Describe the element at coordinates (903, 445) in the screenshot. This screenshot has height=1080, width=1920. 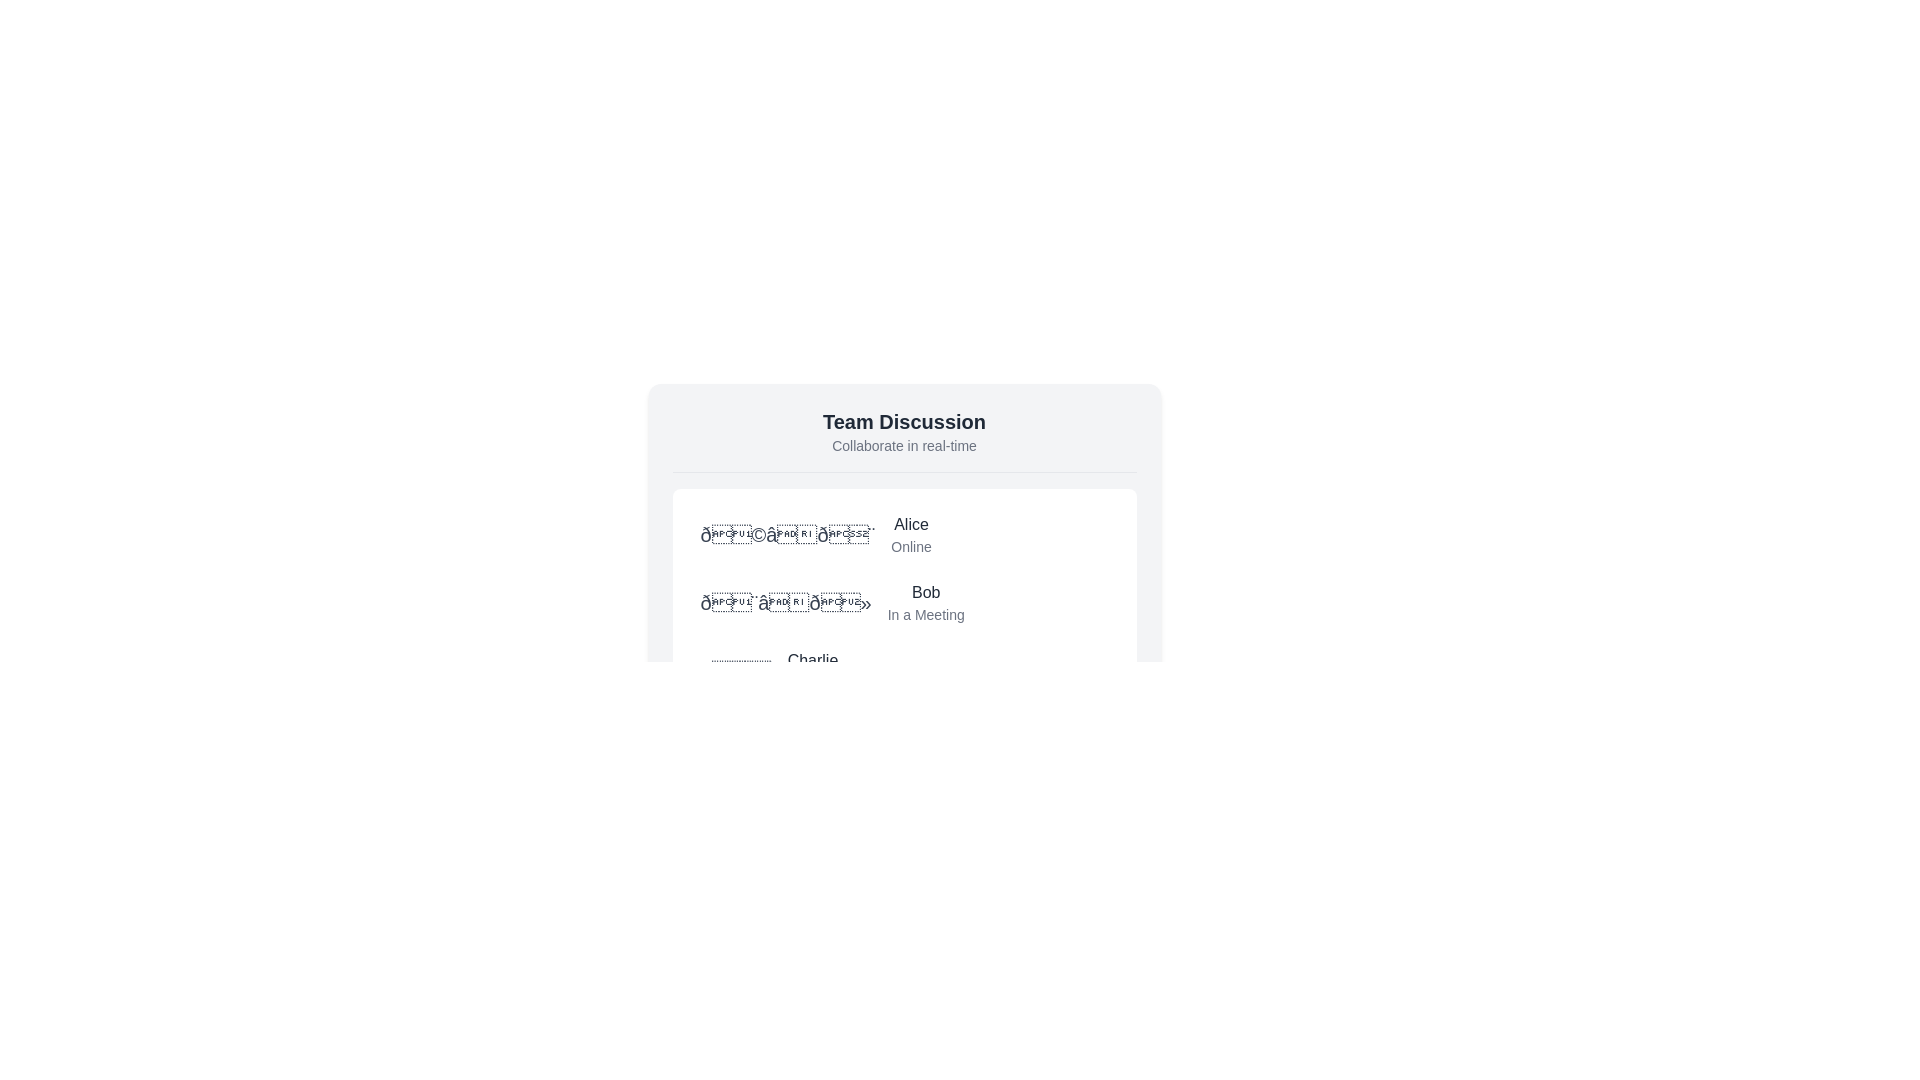
I see `the static text label displaying 'Collaborate in real-time', which is styled in a small gray font and positioned directly below the 'Team Discussion' heading` at that location.